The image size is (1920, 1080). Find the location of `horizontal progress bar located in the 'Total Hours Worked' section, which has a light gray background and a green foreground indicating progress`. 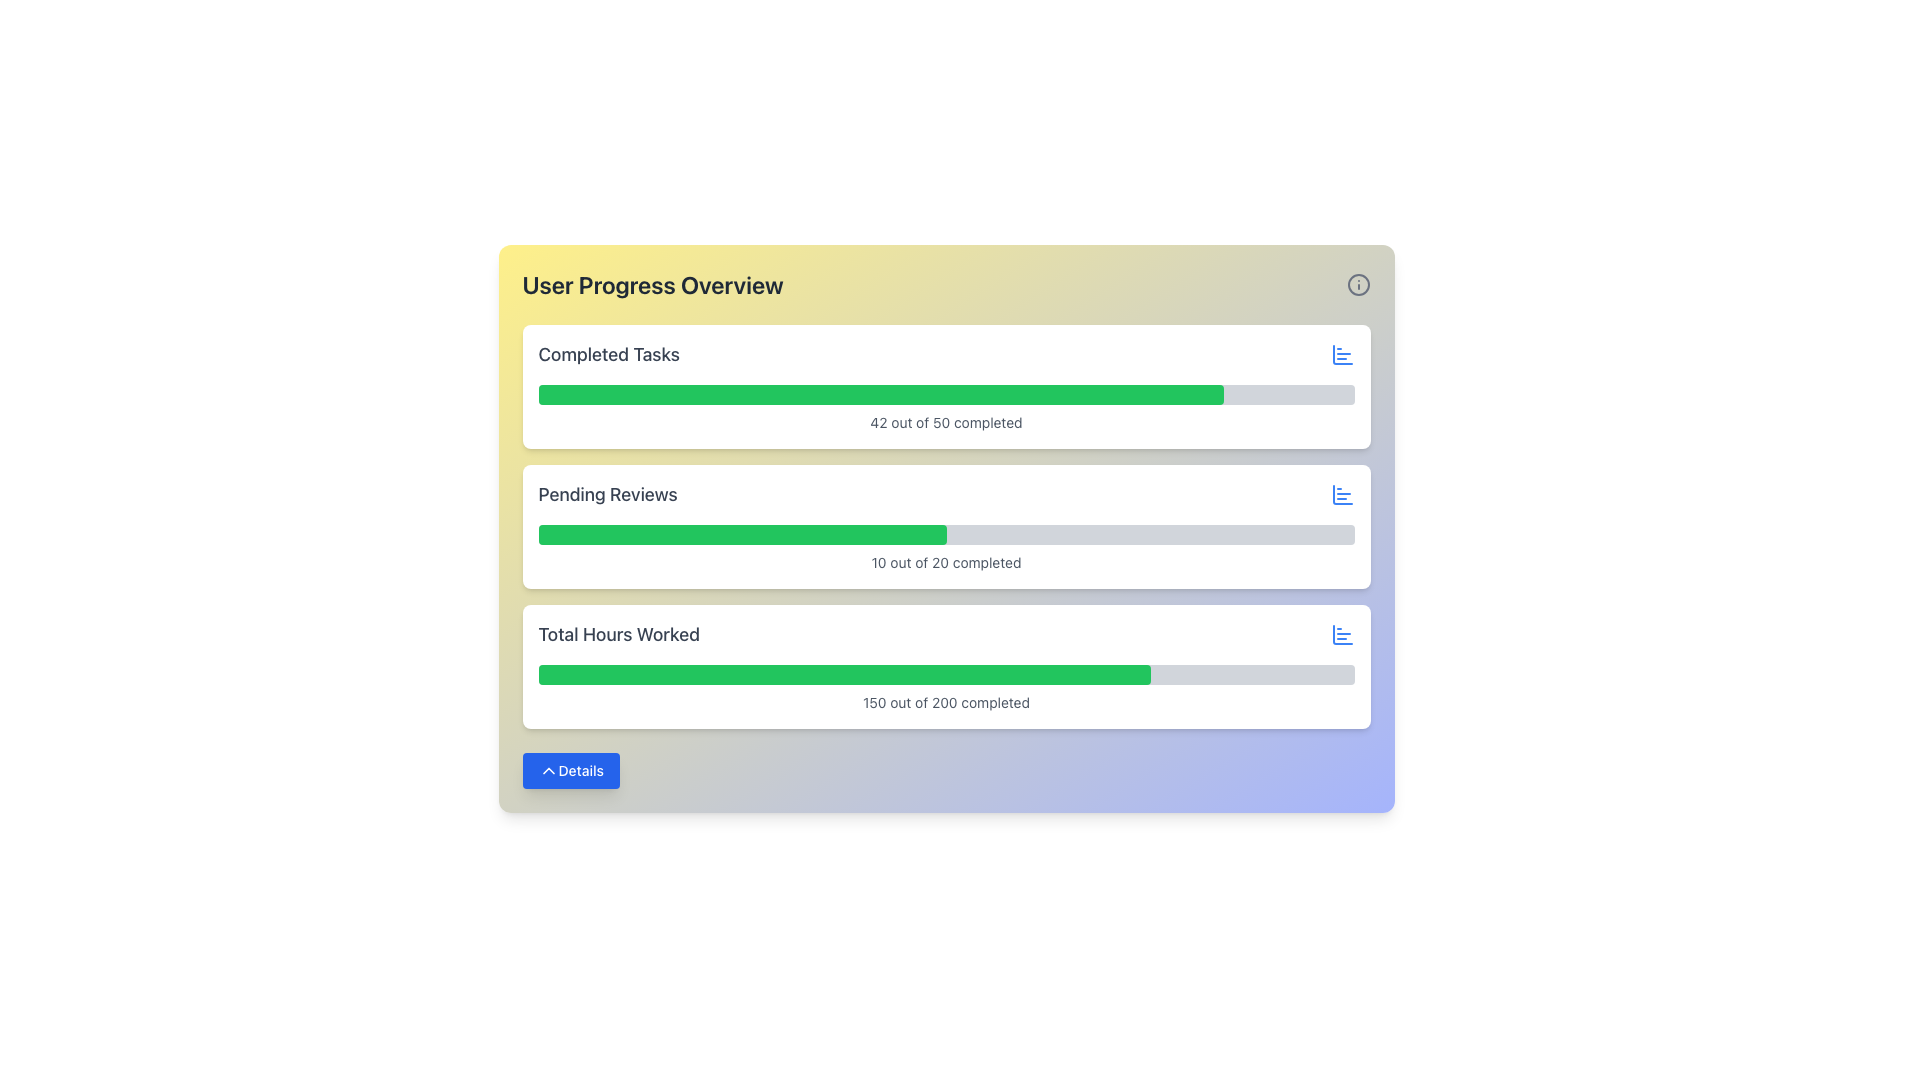

horizontal progress bar located in the 'Total Hours Worked' section, which has a light gray background and a green foreground indicating progress is located at coordinates (945, 675).